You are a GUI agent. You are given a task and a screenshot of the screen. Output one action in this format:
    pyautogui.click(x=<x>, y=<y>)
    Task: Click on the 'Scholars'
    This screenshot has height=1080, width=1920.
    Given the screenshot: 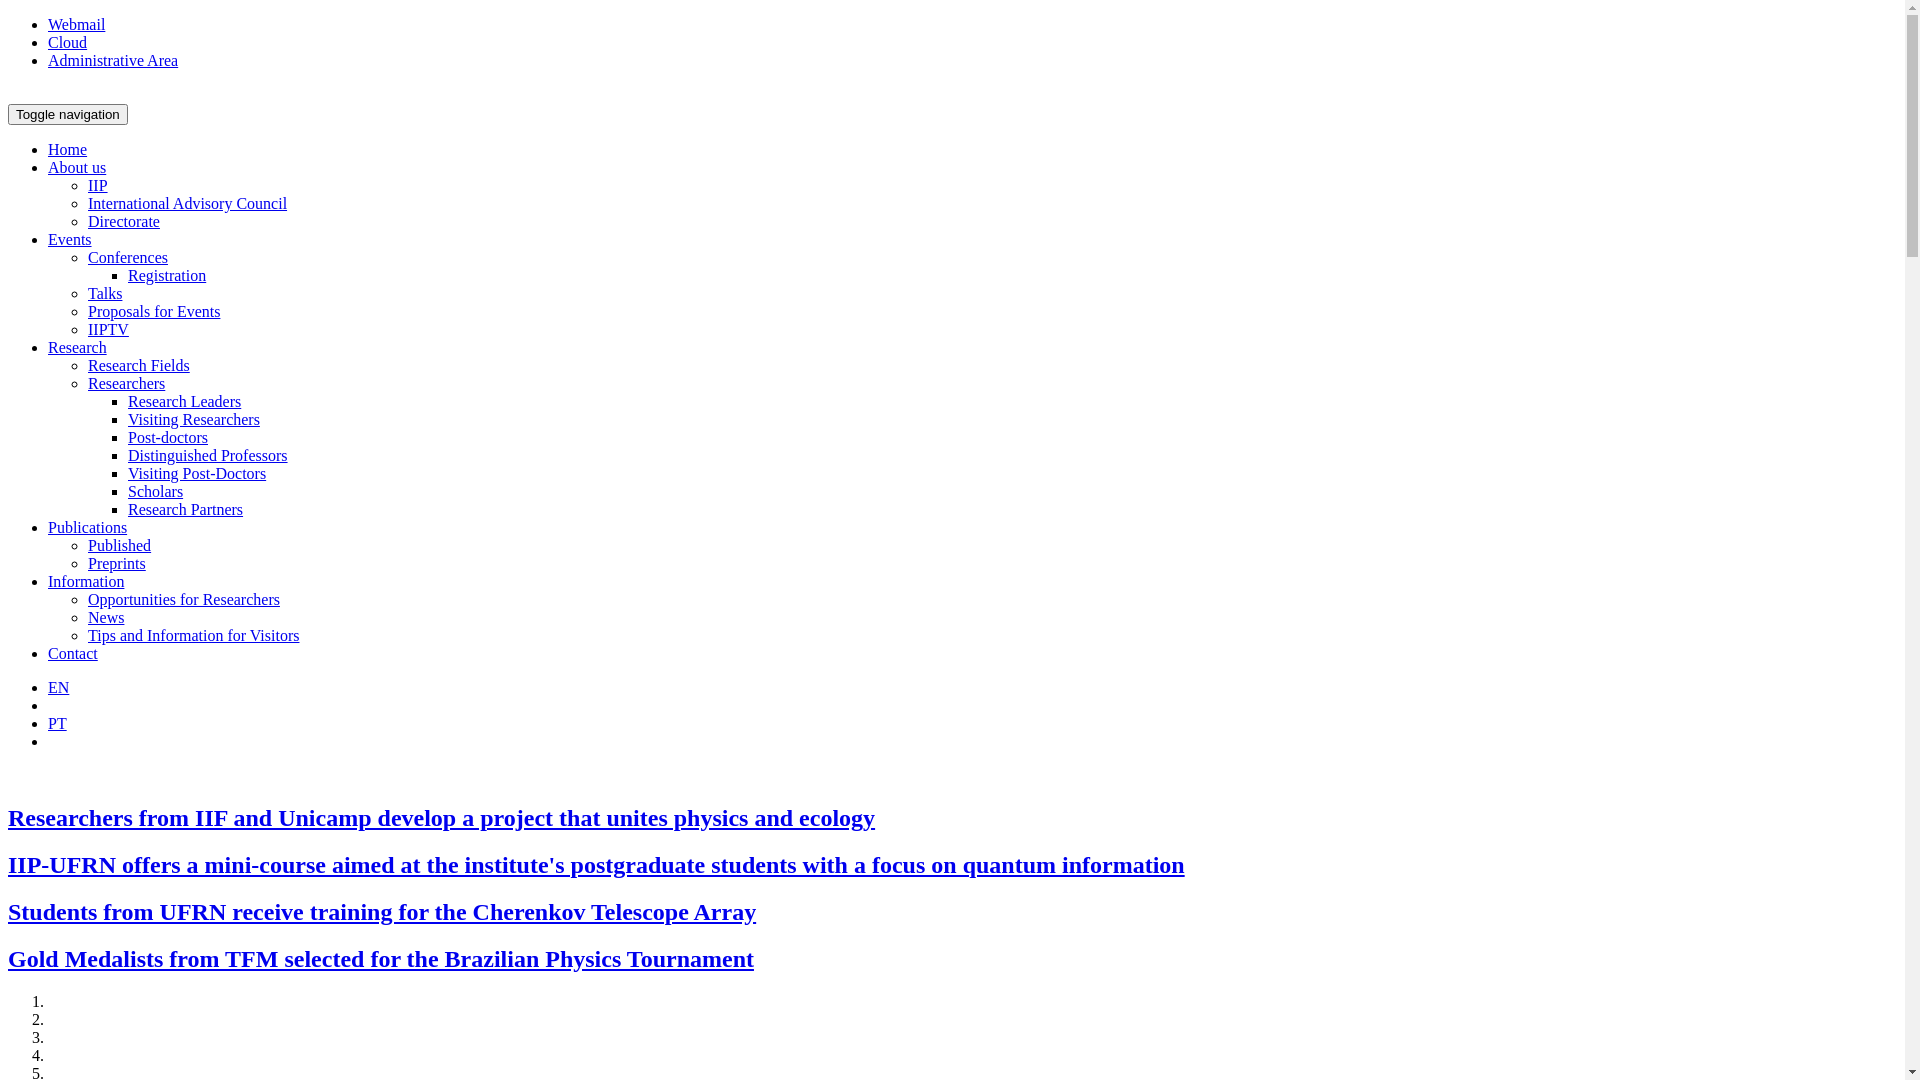 What is the action you would take?
    pyautogui.click(x=154, y=491)
    